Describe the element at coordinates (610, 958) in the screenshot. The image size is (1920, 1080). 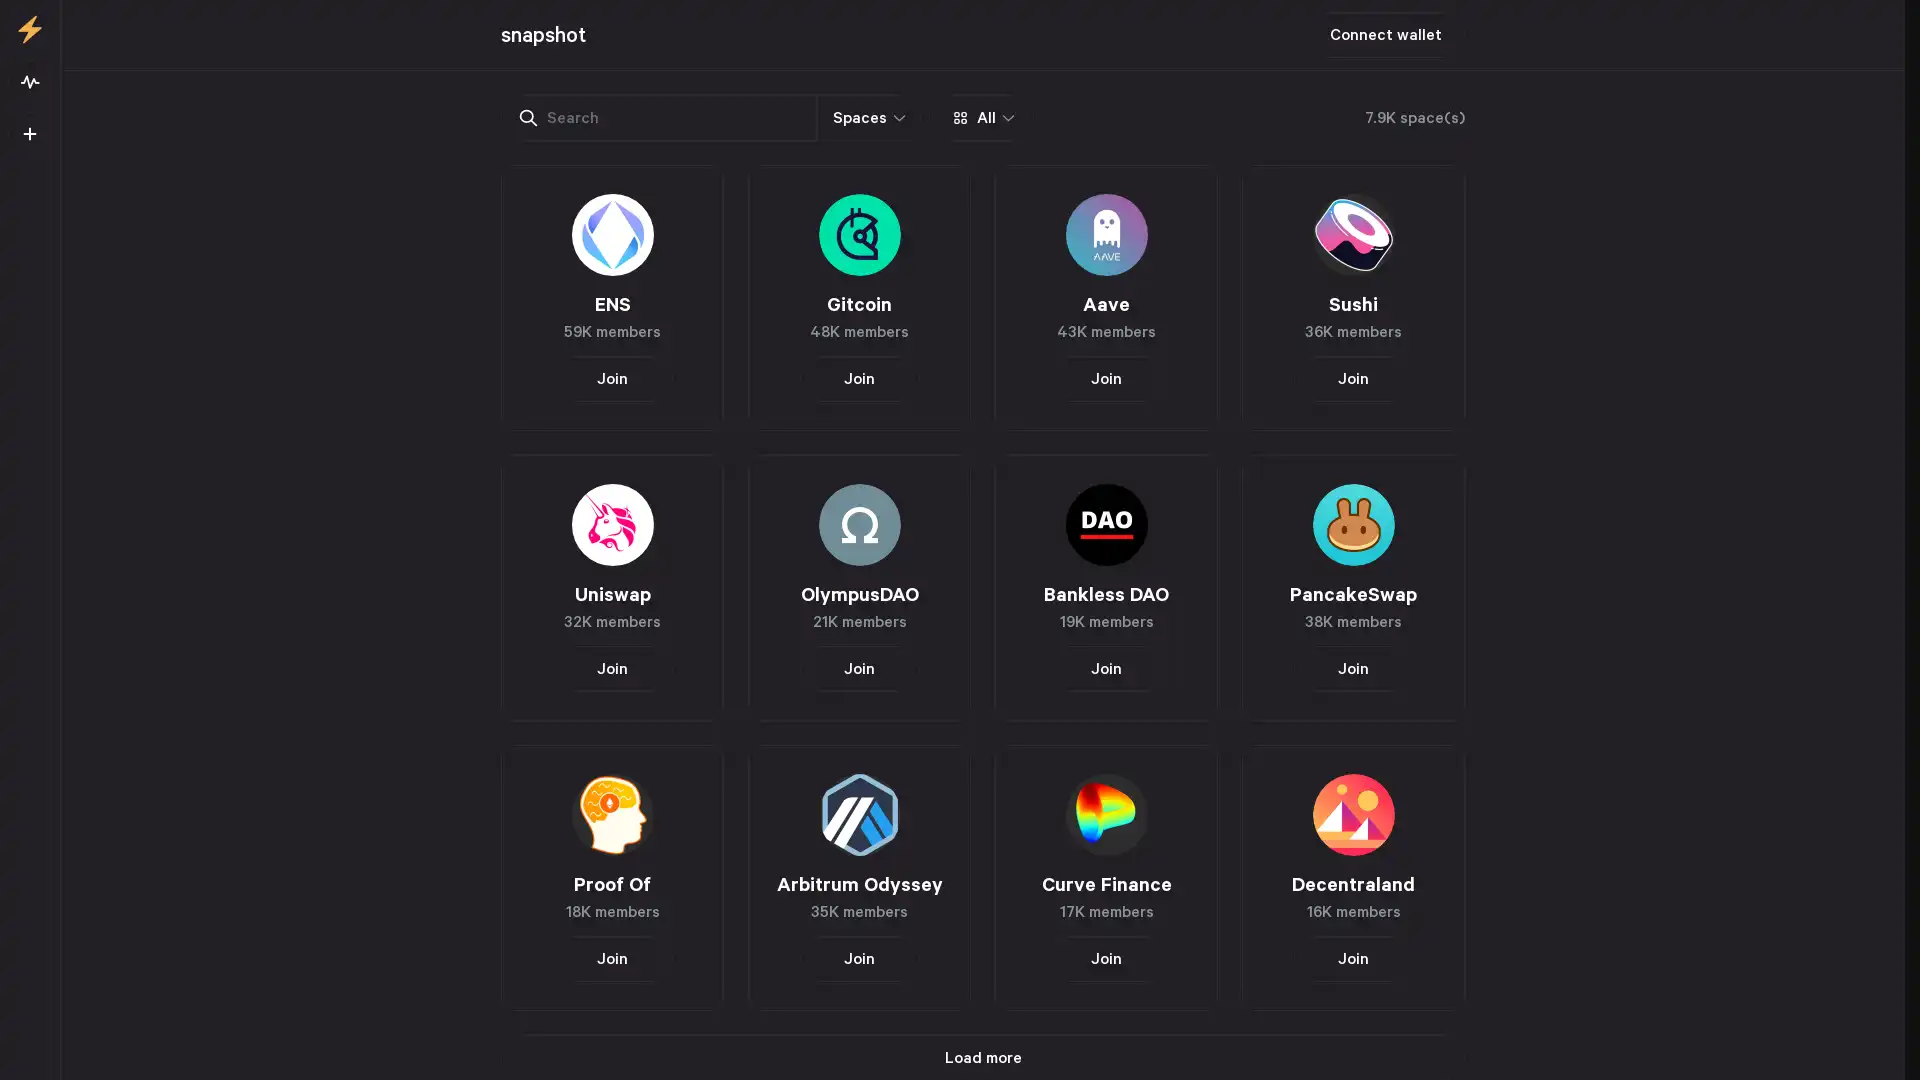
I see `Join` at that location.